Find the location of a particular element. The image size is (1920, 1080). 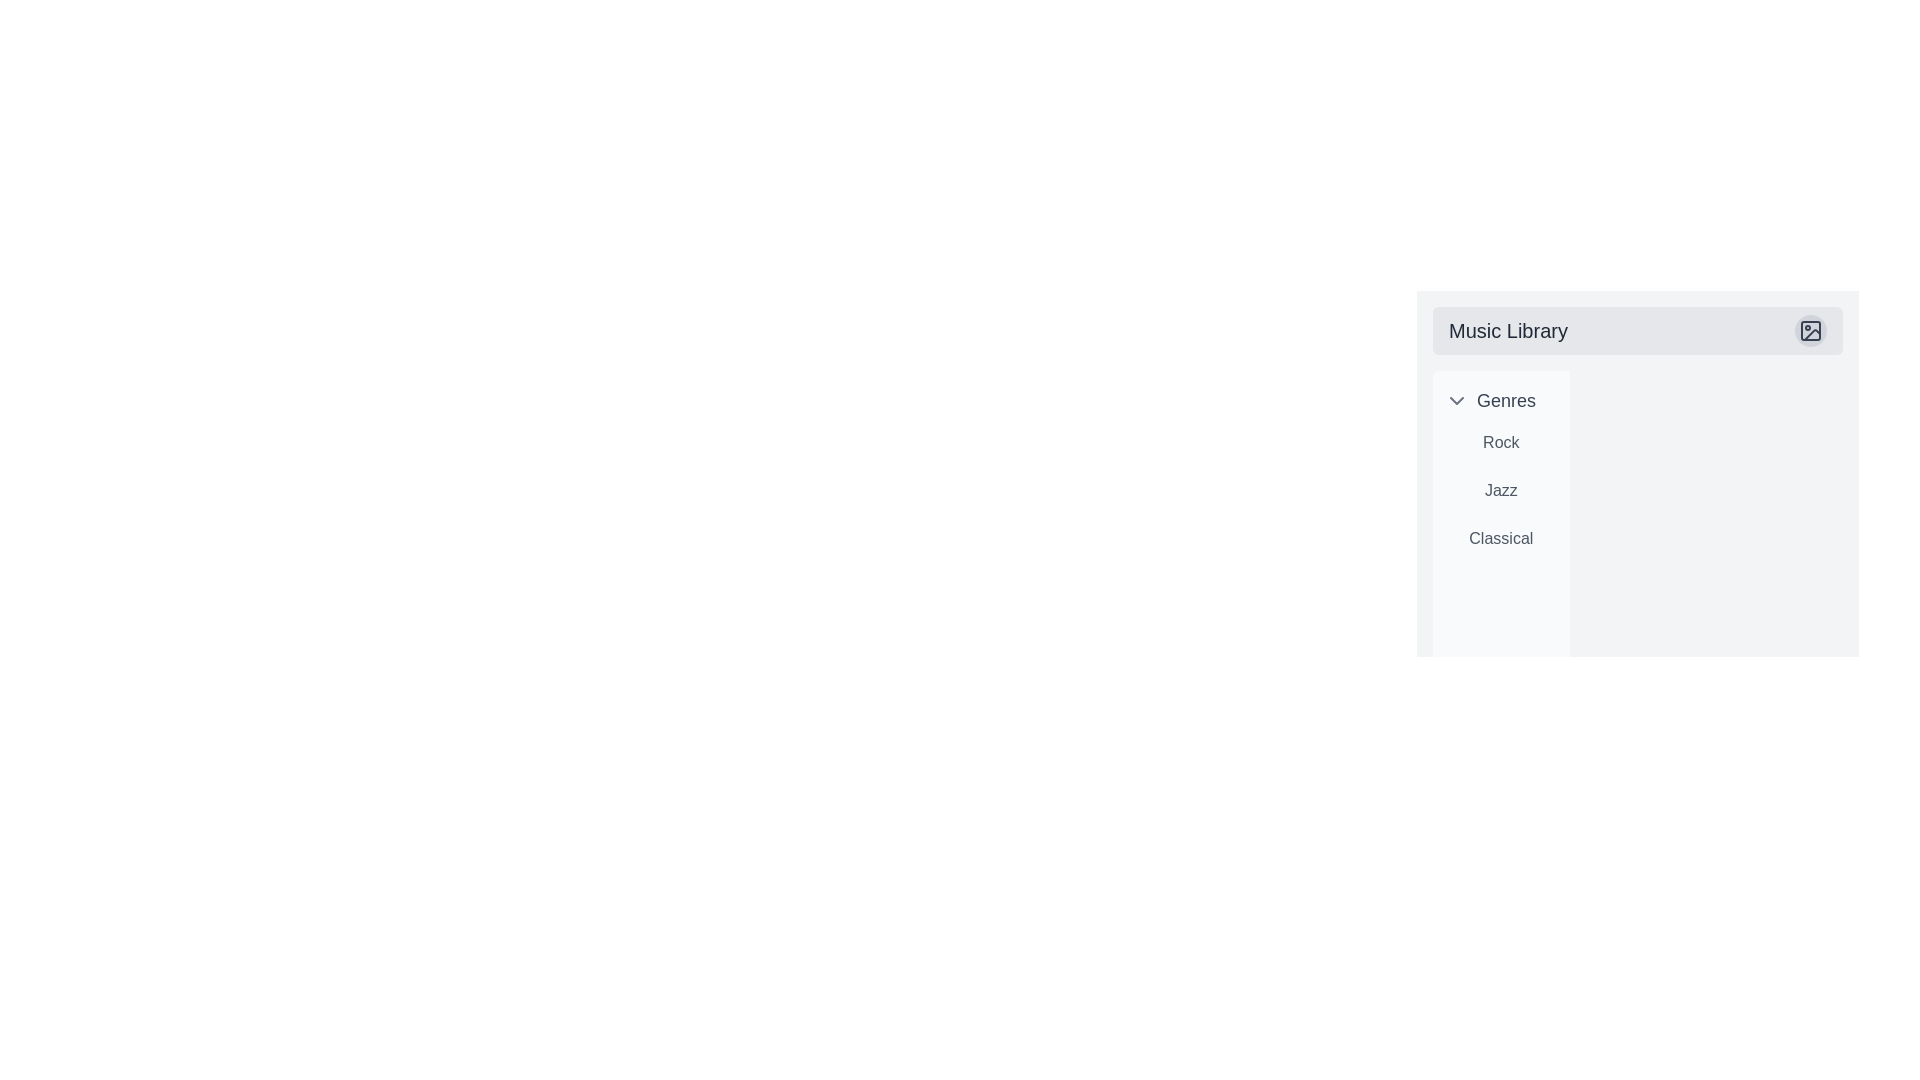

the 'Classical' label, which is the third entry in the 'Genres' list is located at coordinates (1501, 538).